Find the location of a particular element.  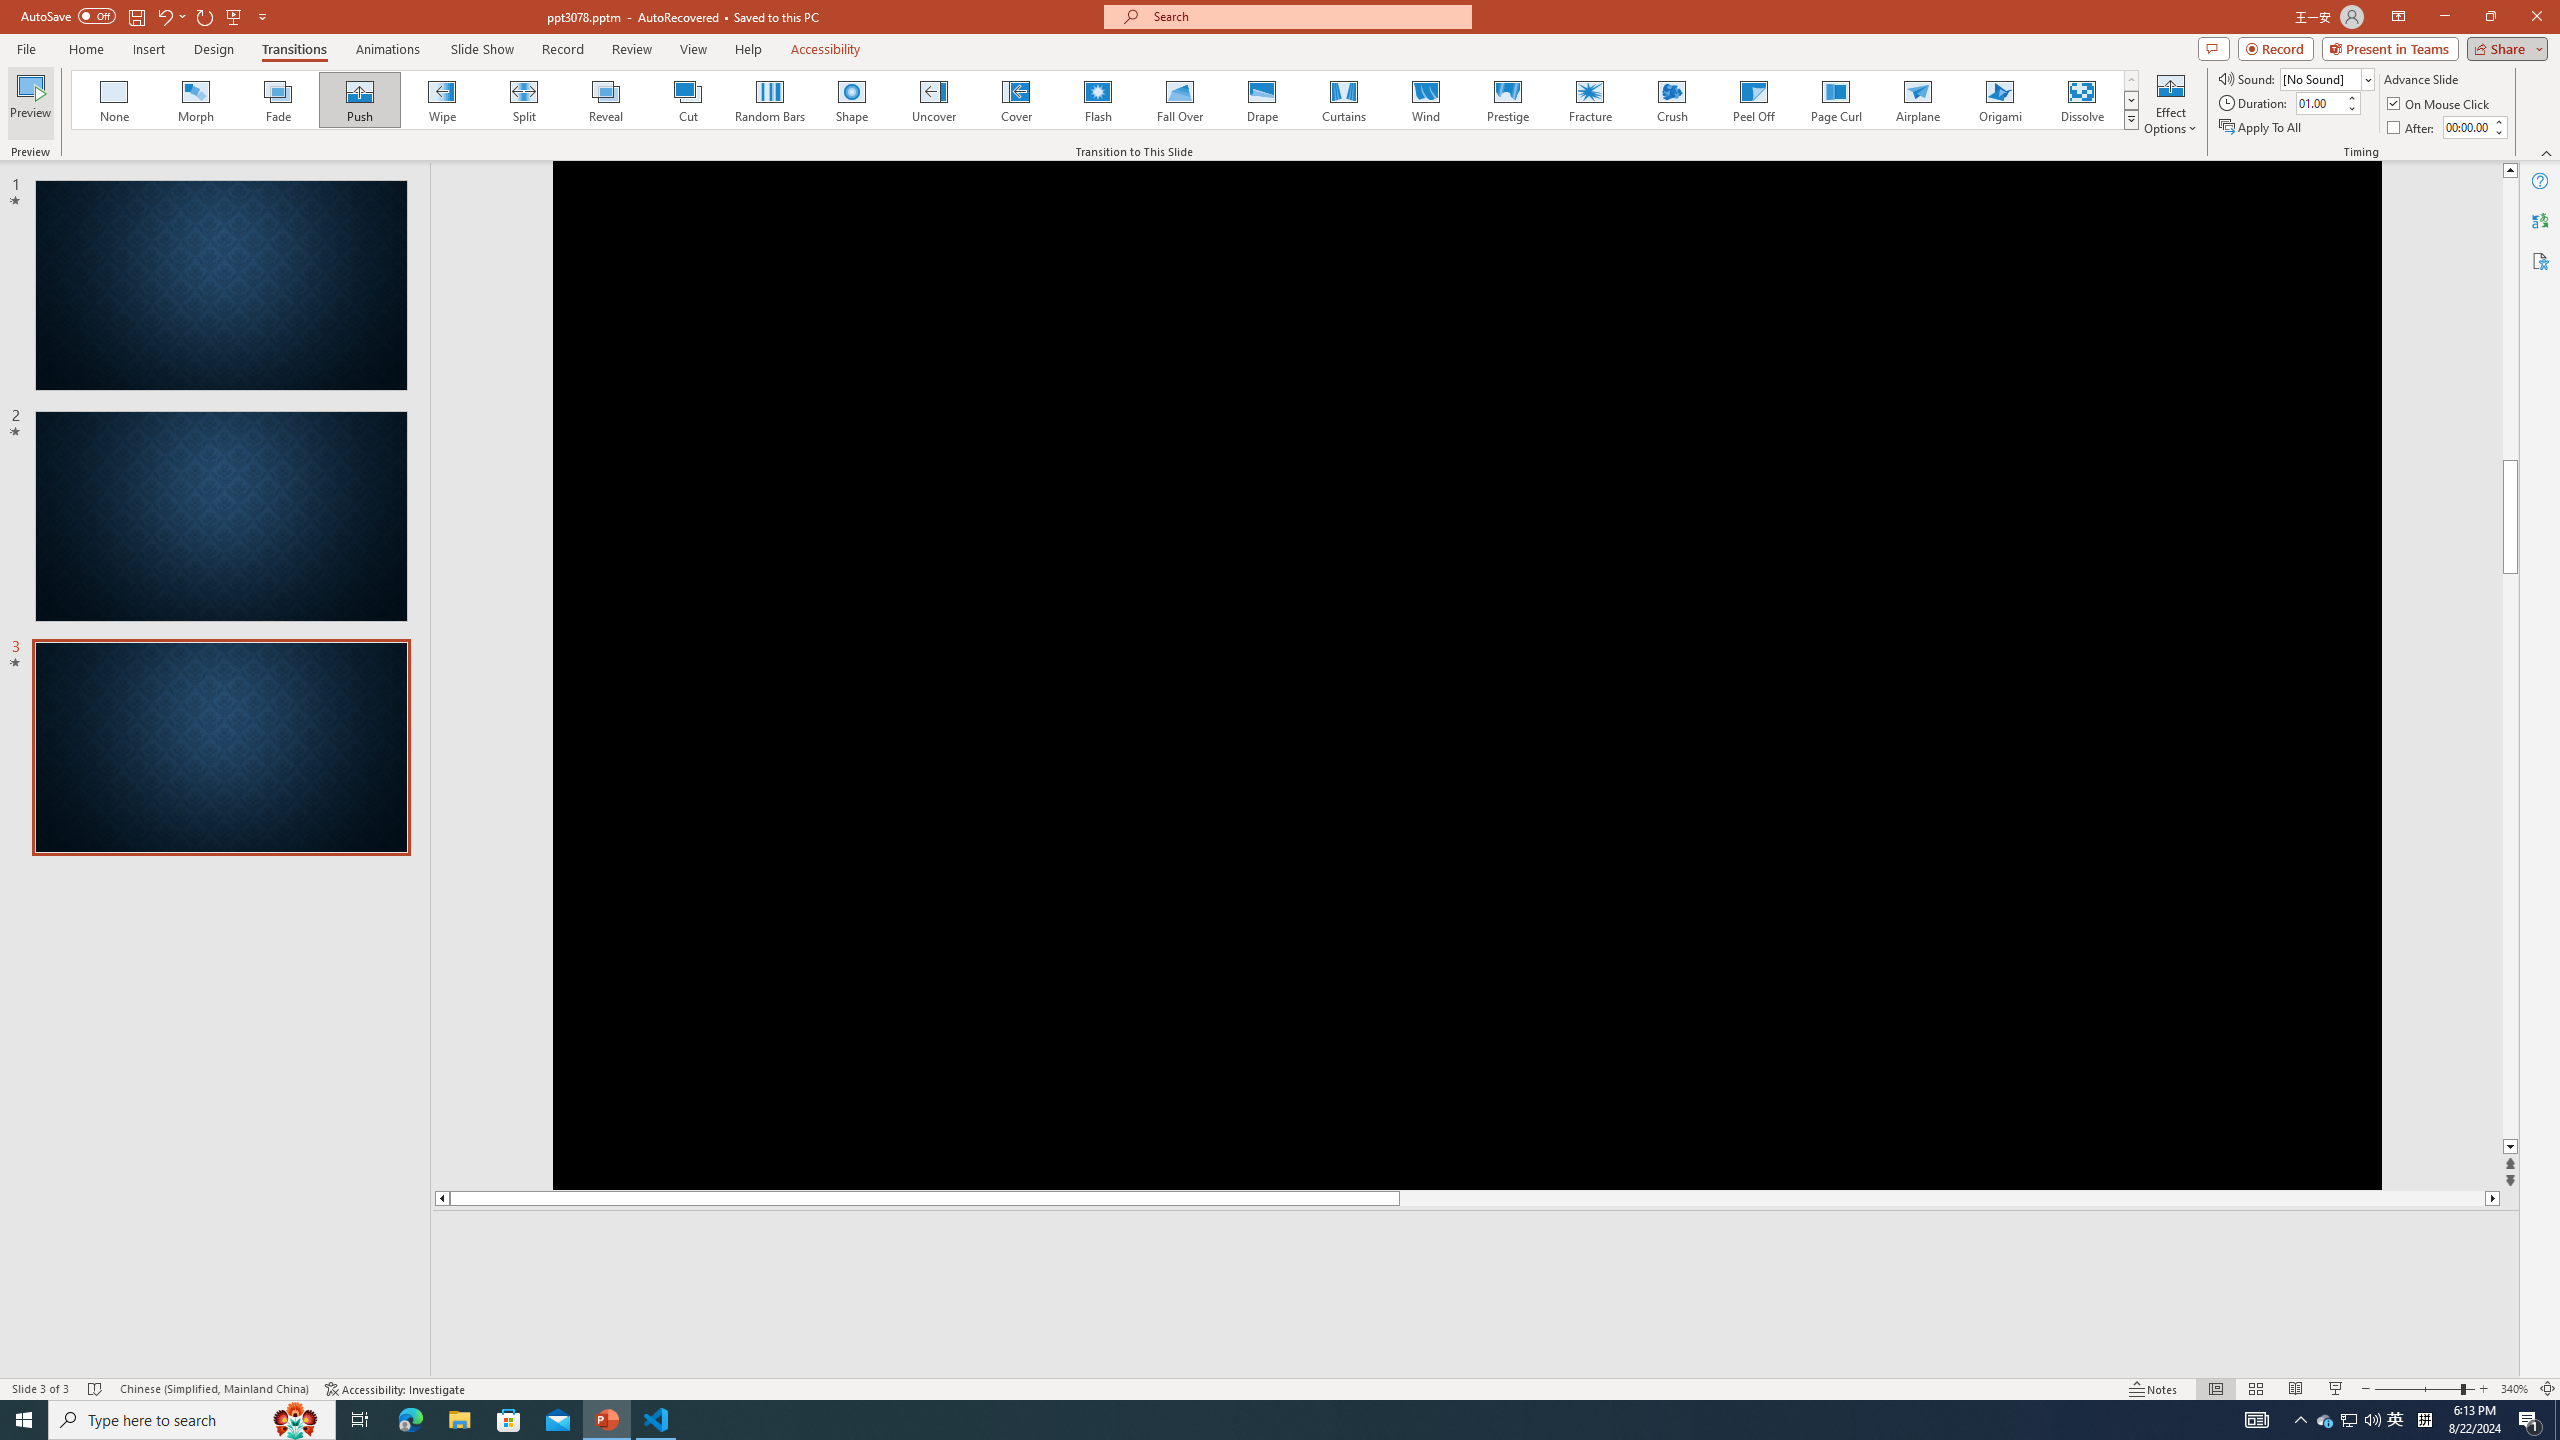

'Zoom 340%' is located at coordinates (2515, 1389).